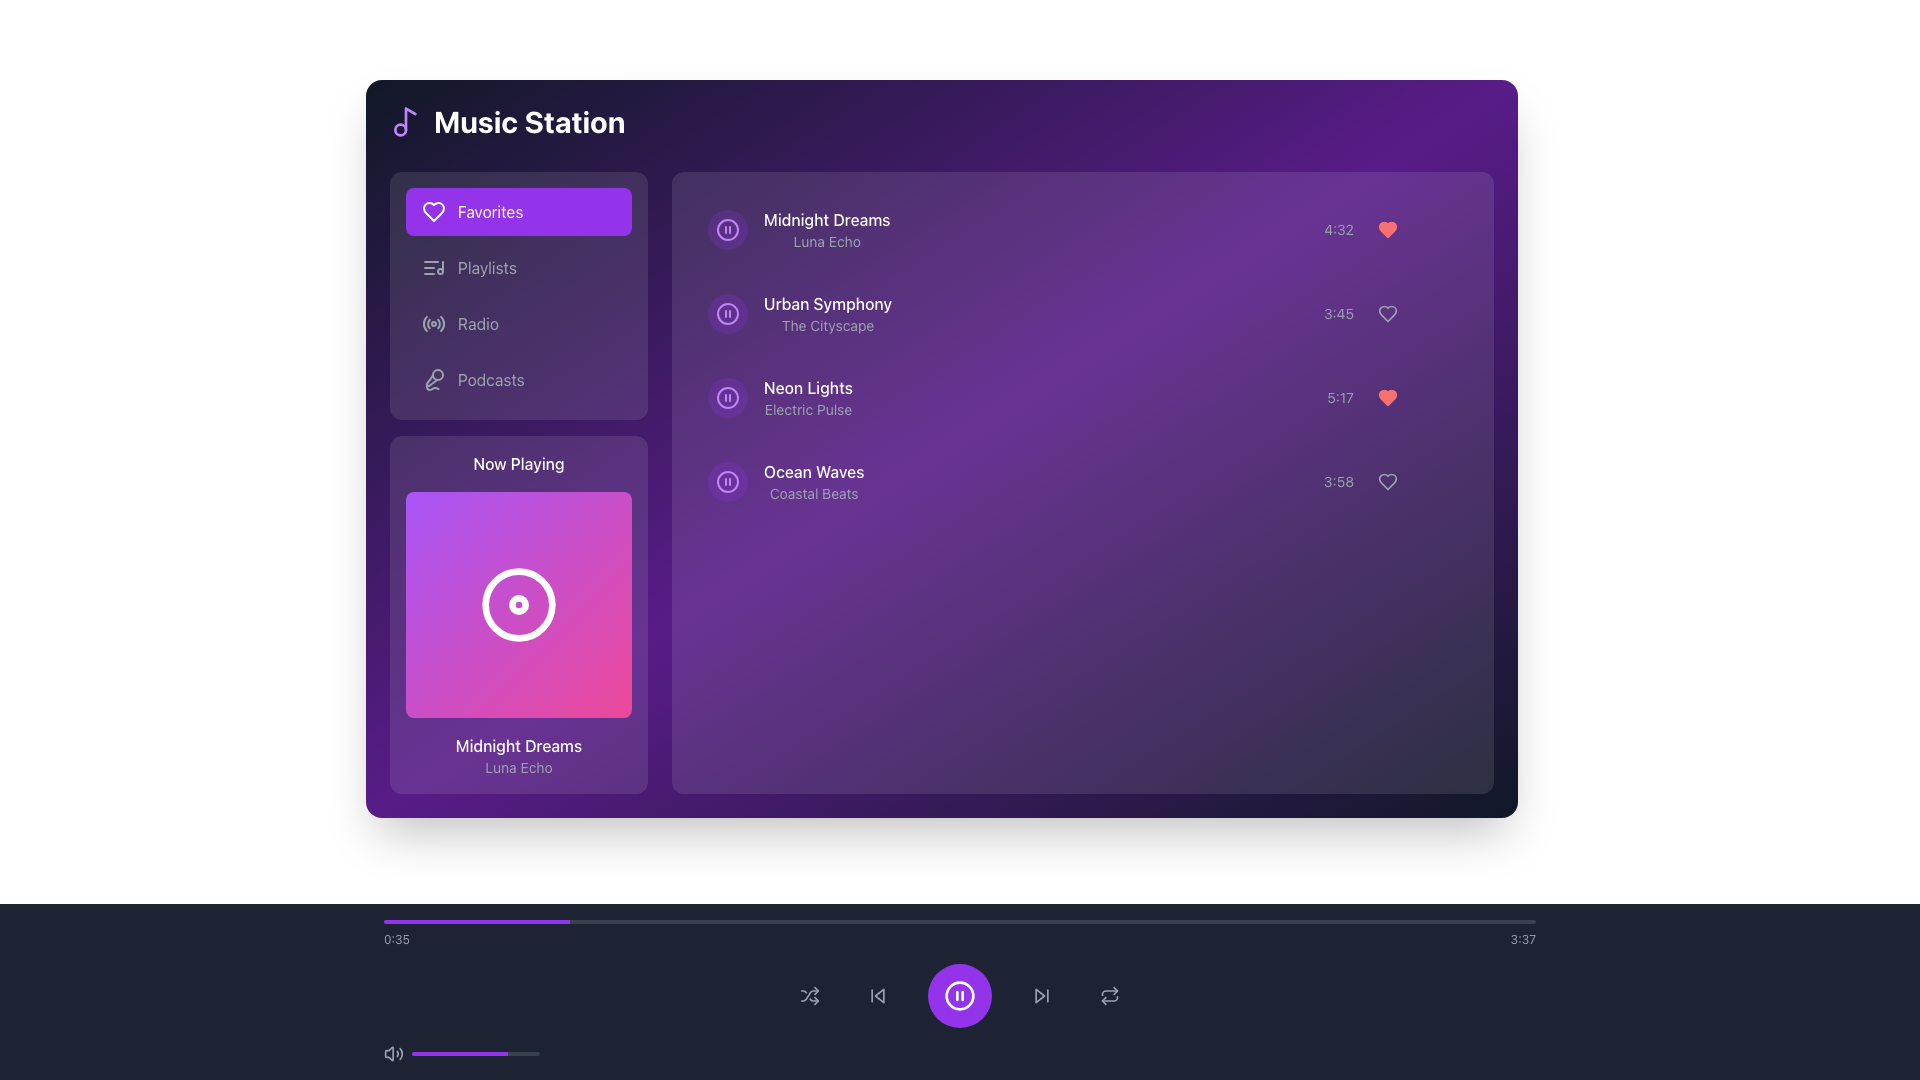  Describe the element at coordinates (1386, 482) in the screenshot. I see `the heart-shaped icon button located in the bottom-right corner of the 'Ocean Waves' row` at that location.